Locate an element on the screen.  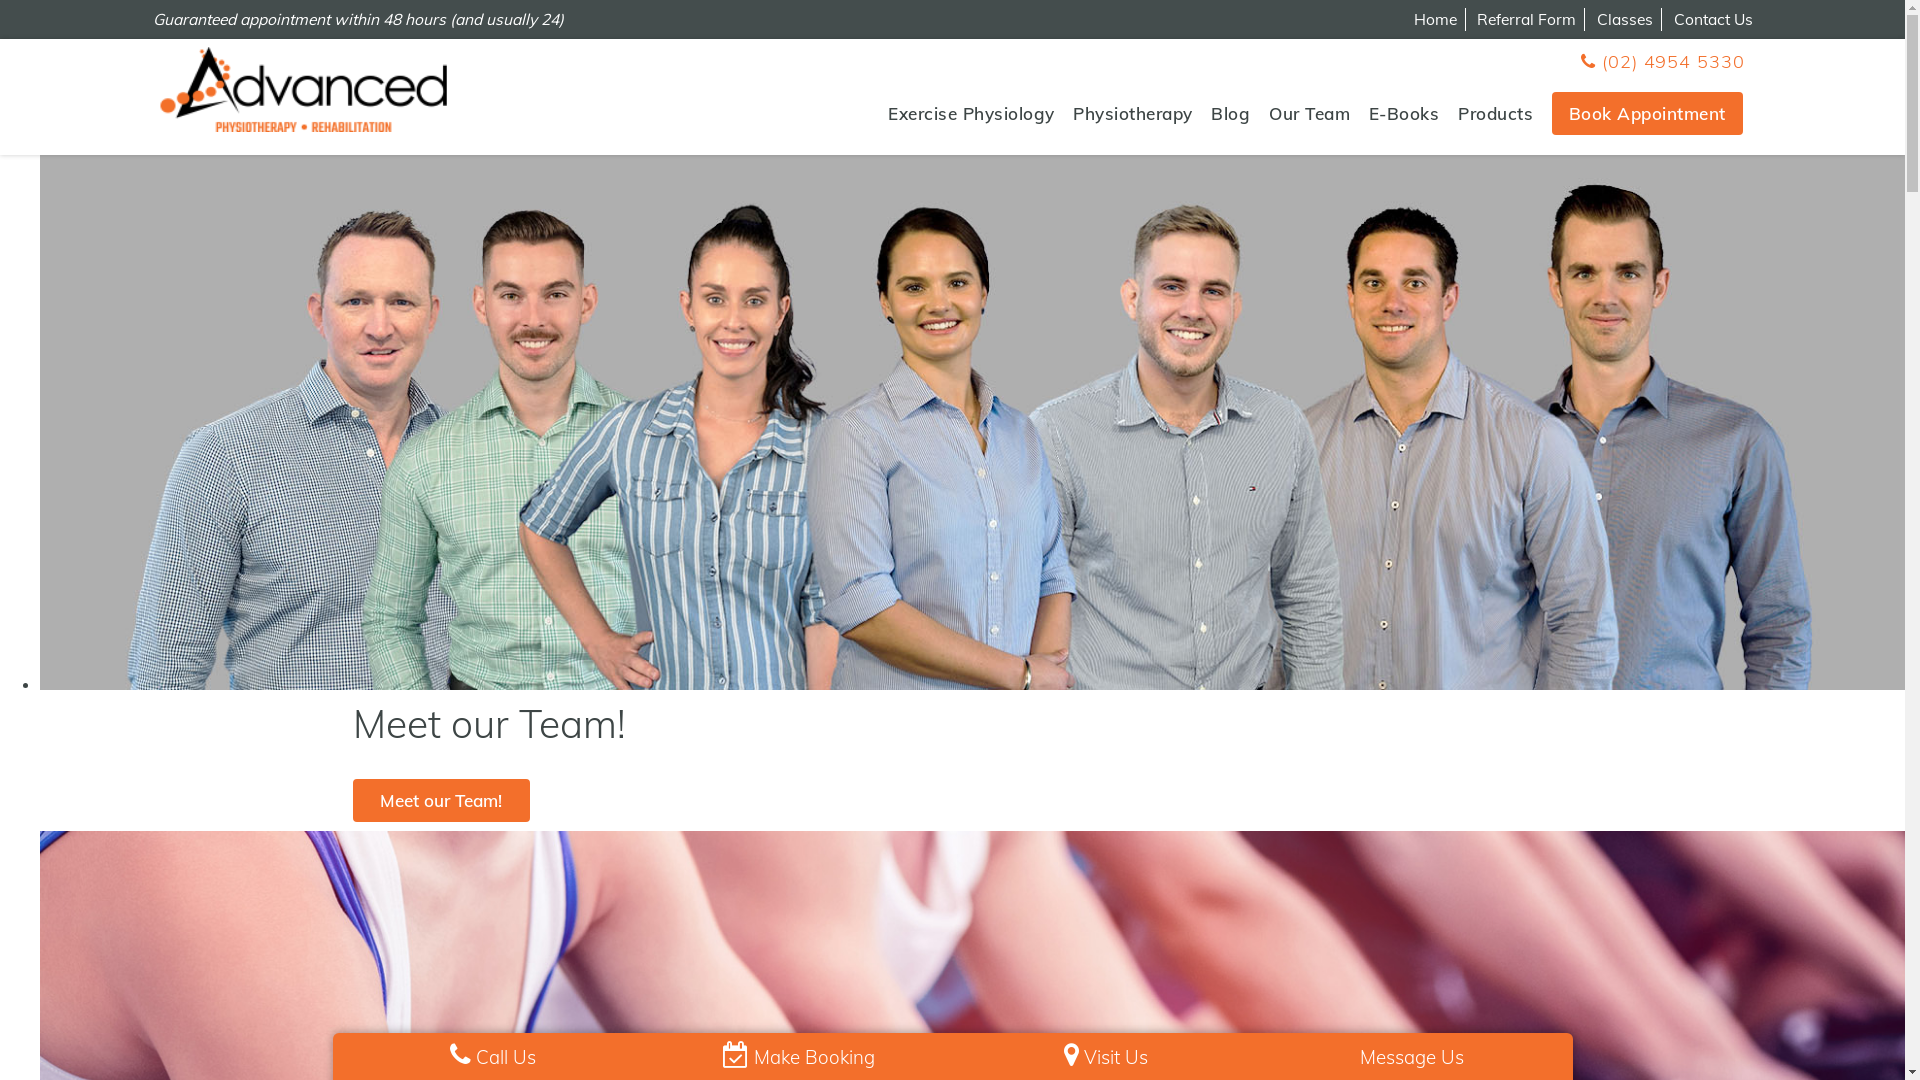
'Our Team' is located at coordinates (1309, 113).